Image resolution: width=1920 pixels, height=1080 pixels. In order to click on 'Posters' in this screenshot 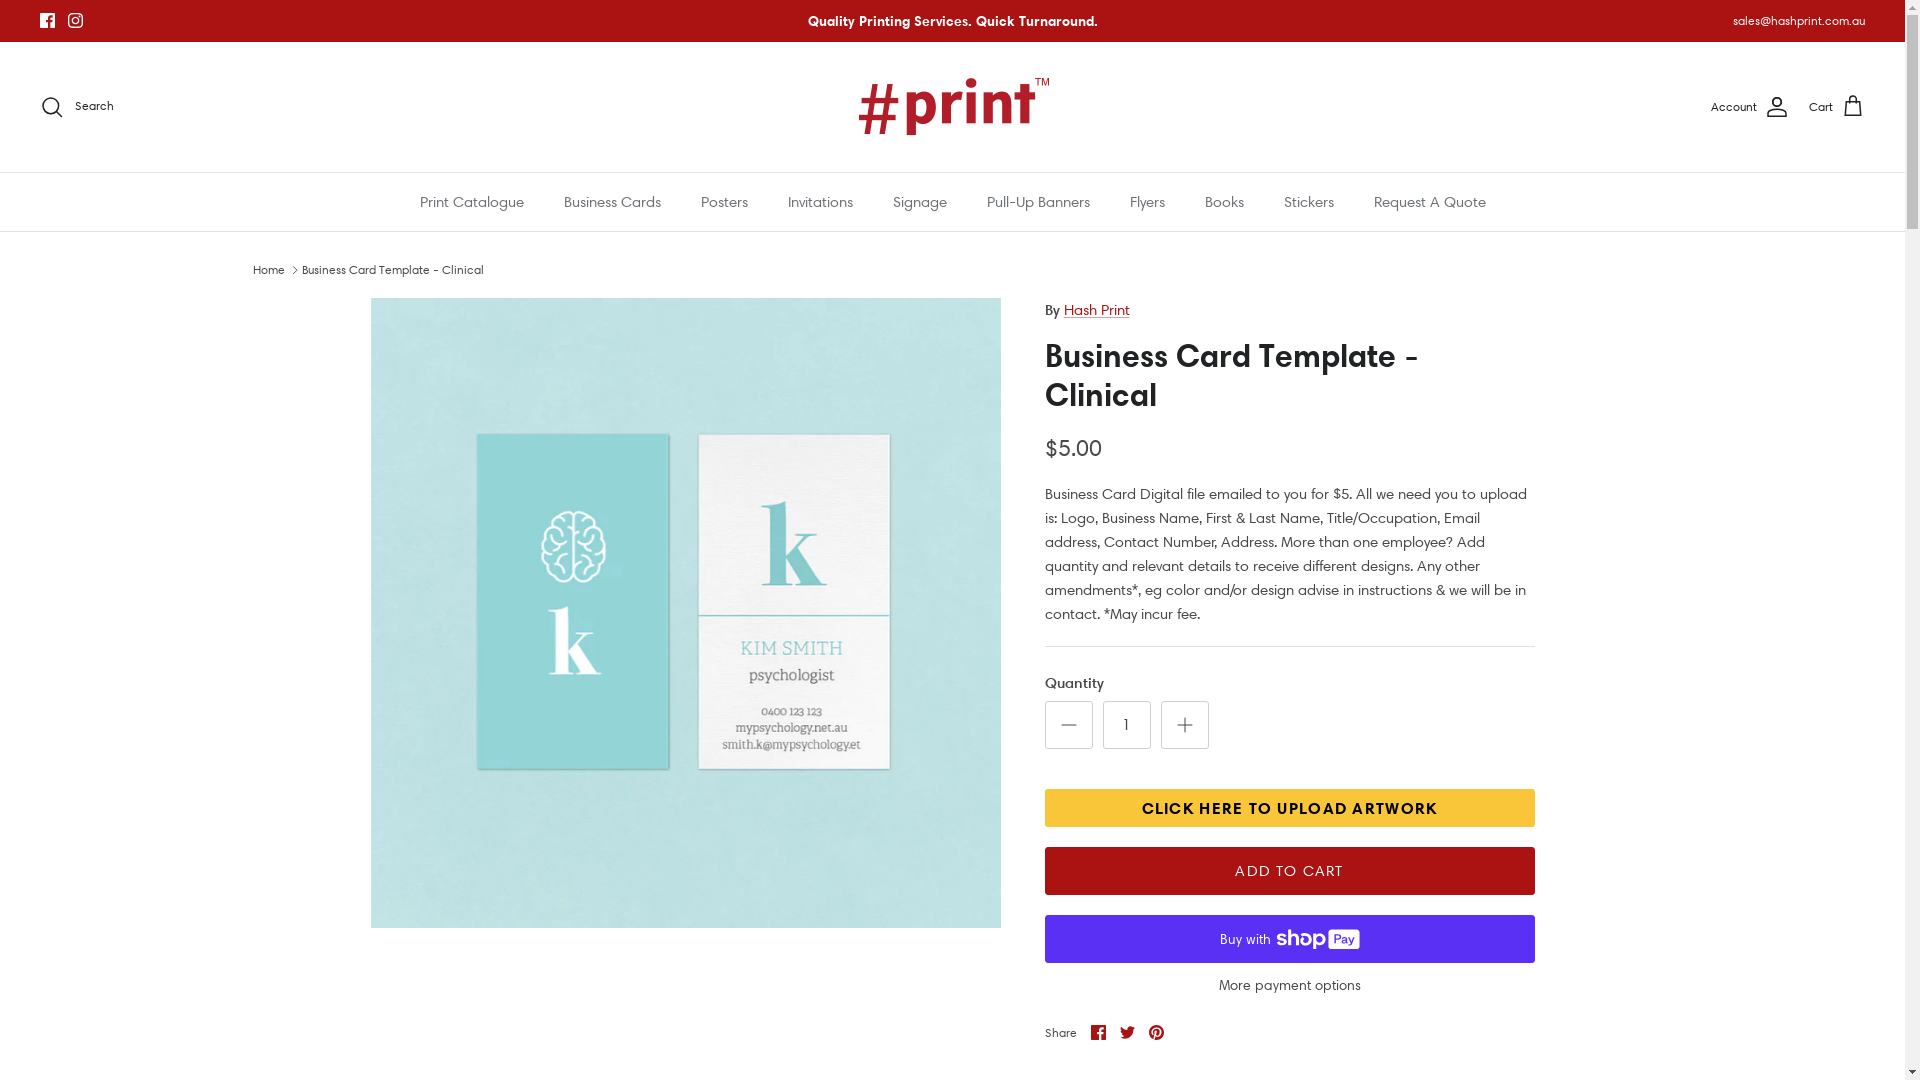, I will do `click(722, 202)`.